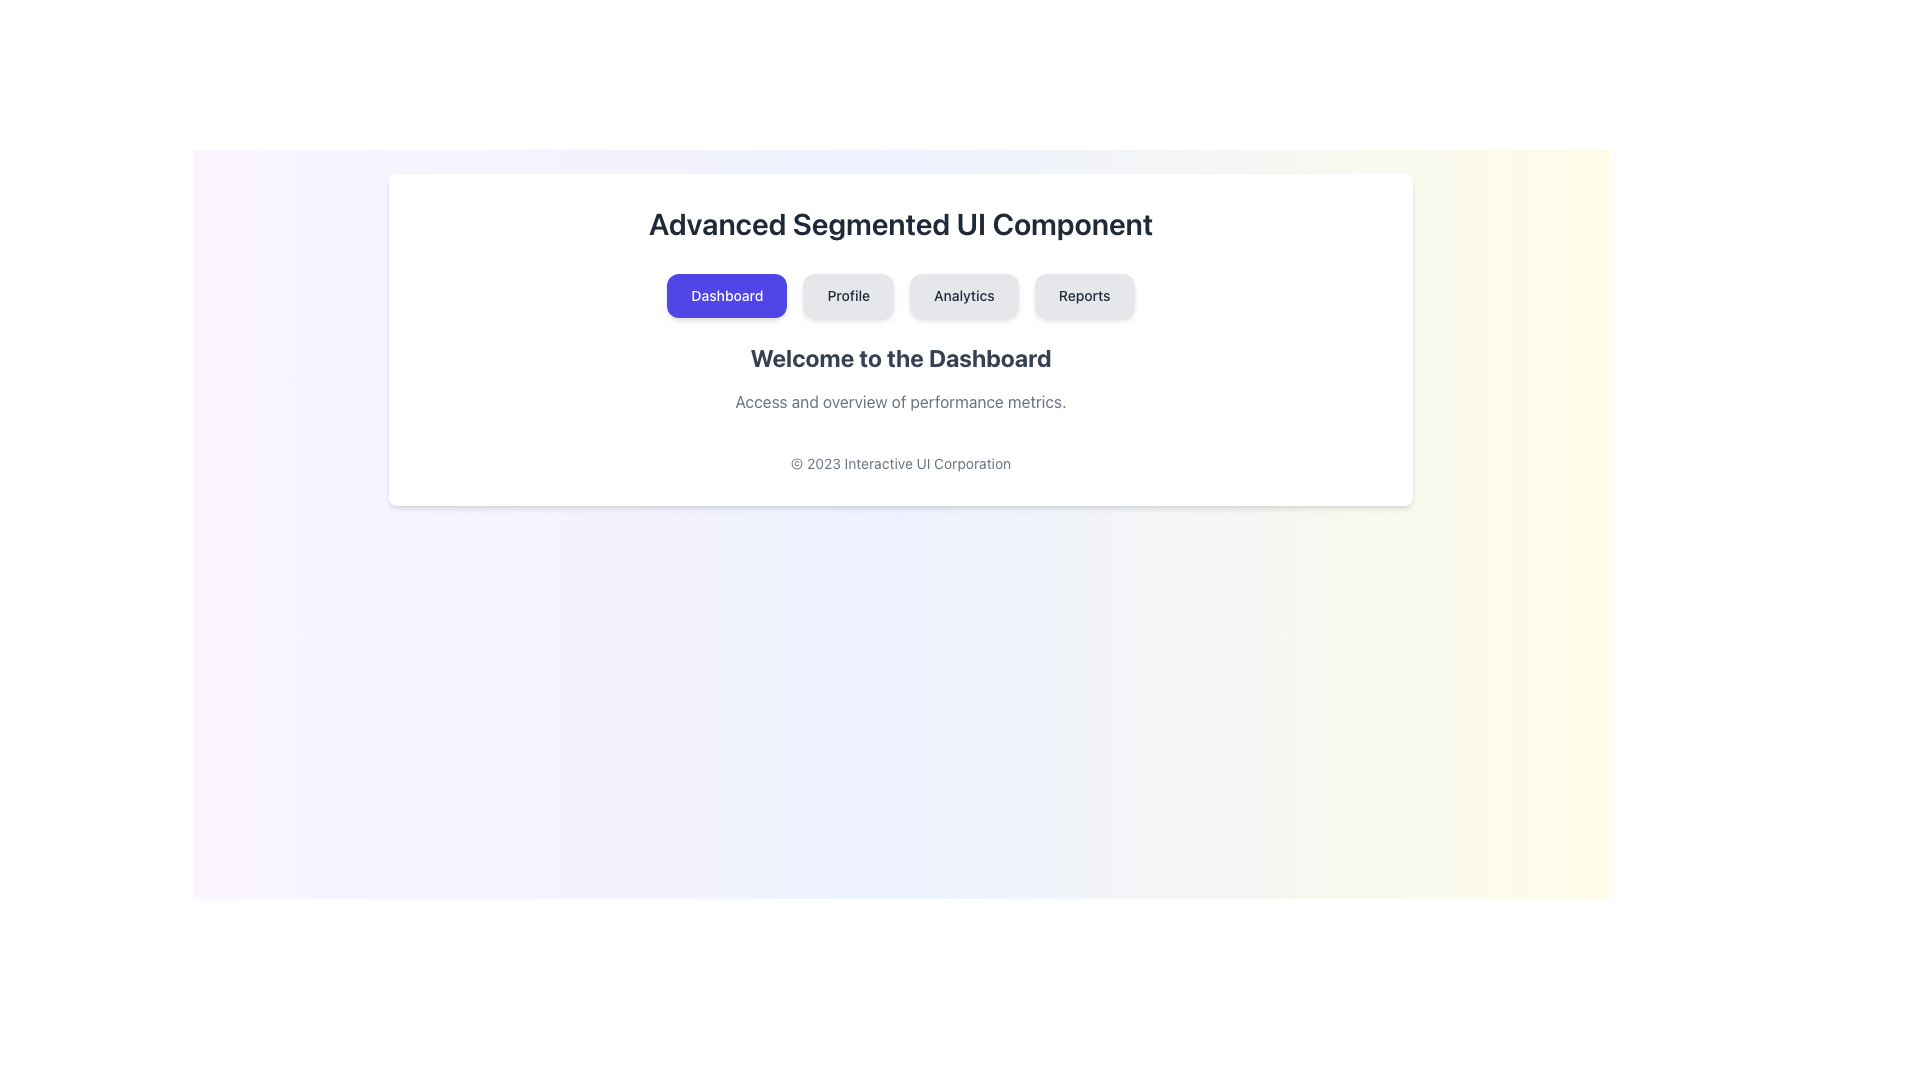 The width and height of the screenshot is (1920, 1080). I want to click on text 'Welcome to the Dashboard' from the Heading Text element, which is prominently displayed in bold and large typography below the navigation buttons, so click(900, 357).